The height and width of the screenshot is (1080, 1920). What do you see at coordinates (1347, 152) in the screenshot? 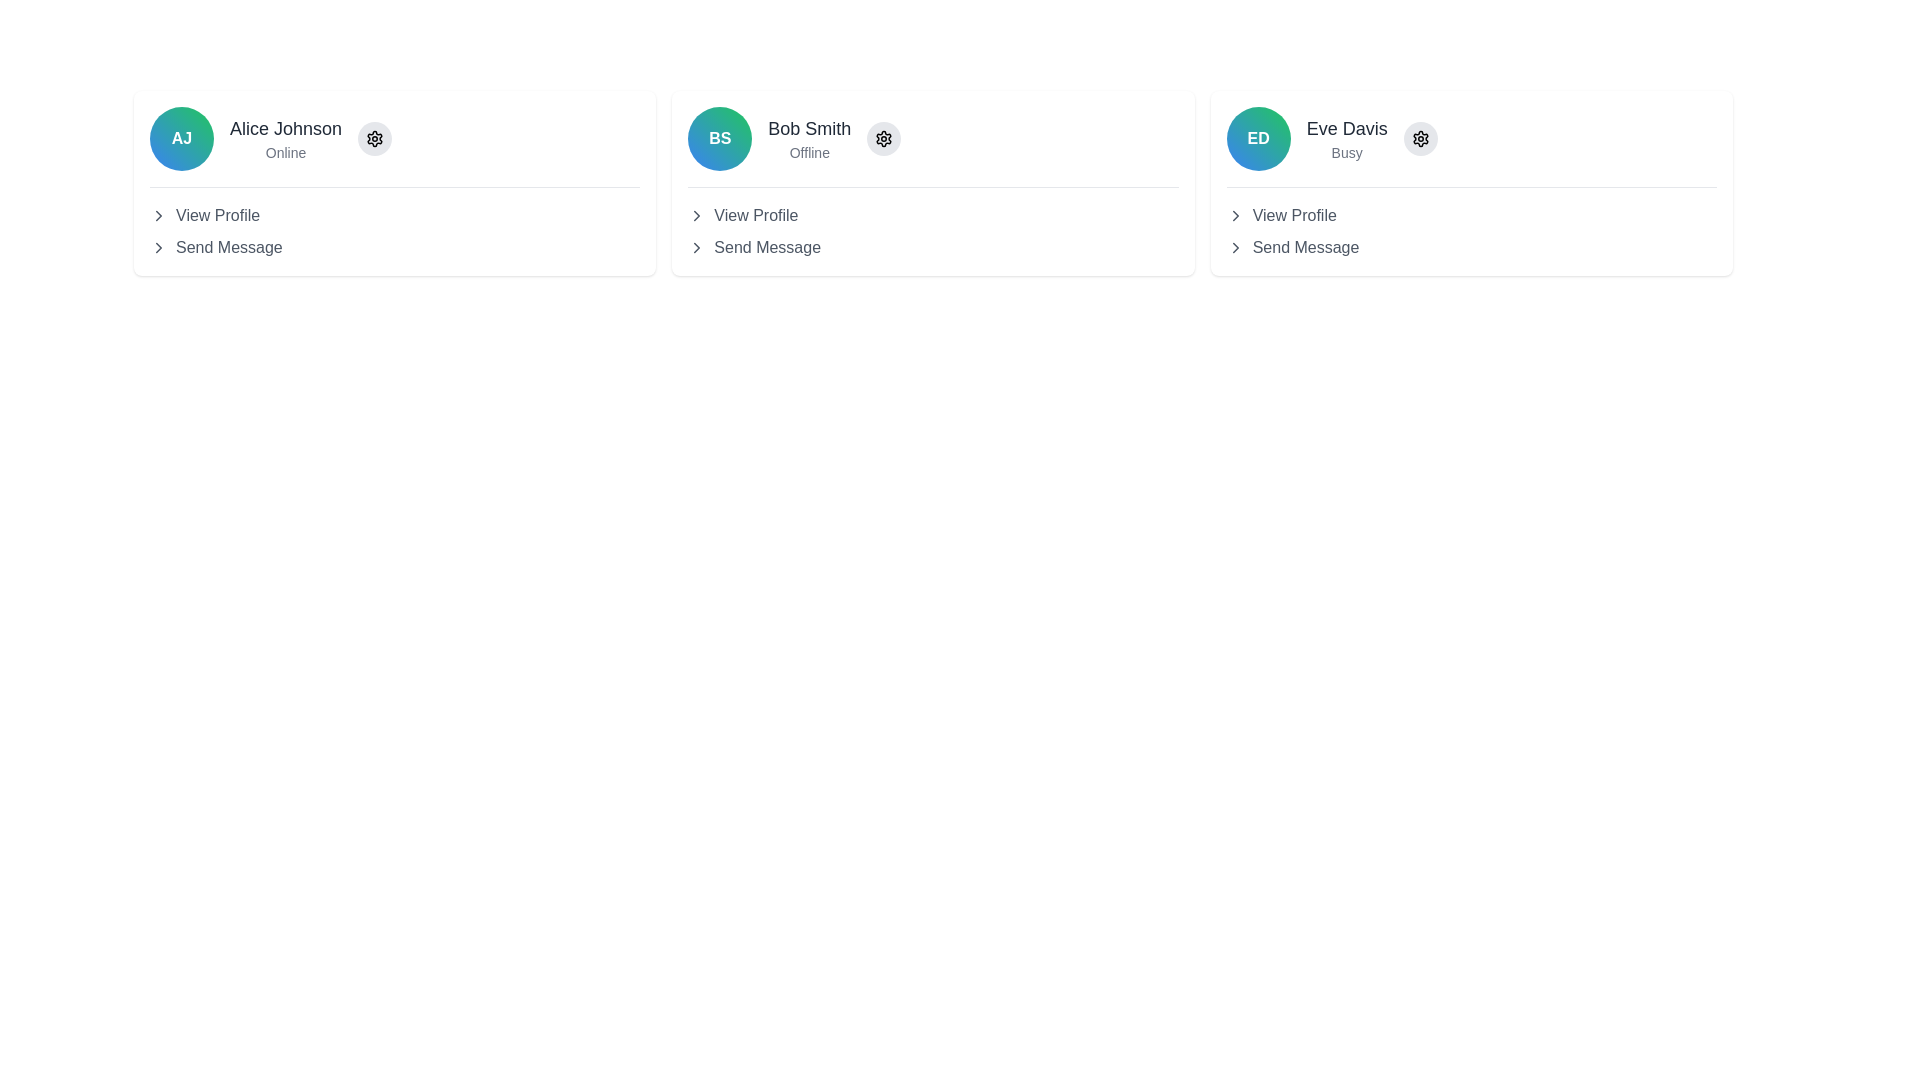
I see `the text label displaying 'Busy' located below 'Eve Davis' in the user card` at bounding box center [1347, 152].